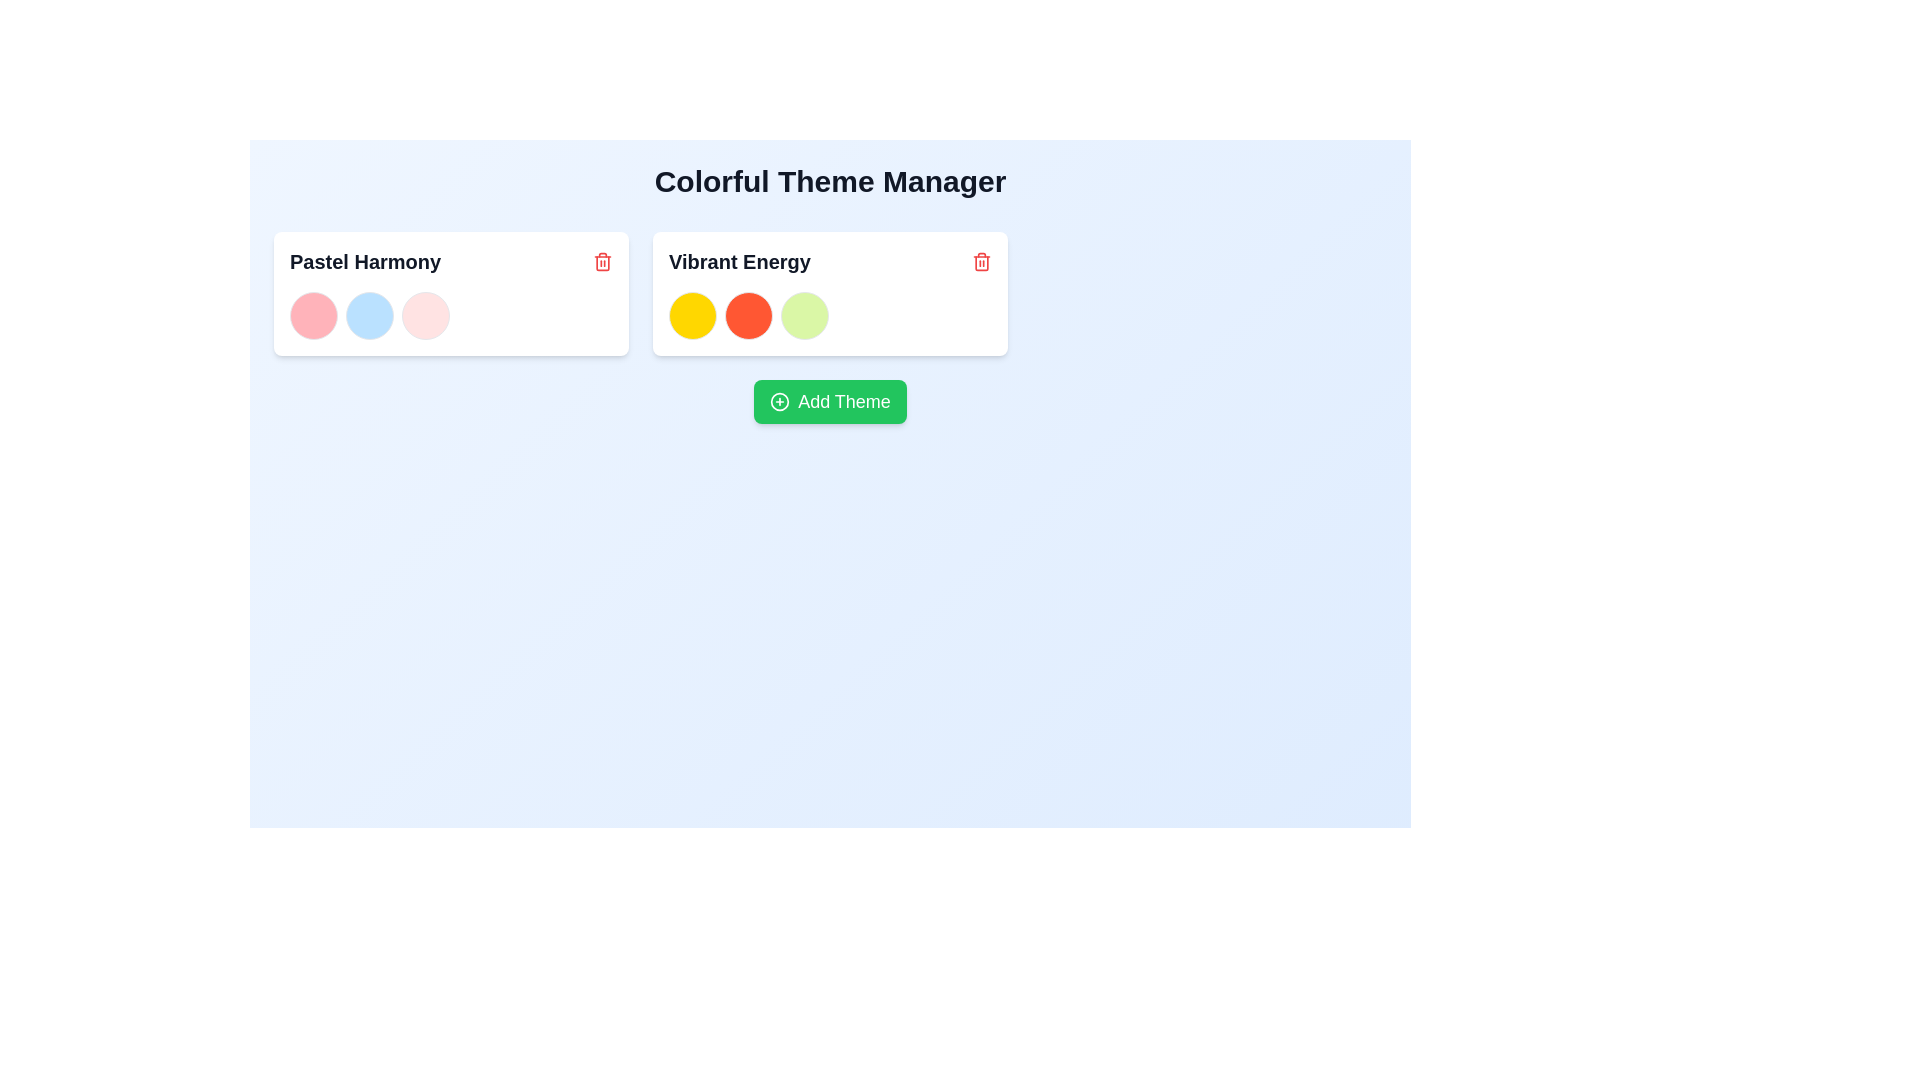  What do you see at coordinates (779, 401) in the screenshot?
I see `the decorative vector graphic located at the center of the 'Add Theme' button, which is part of the visual representation and non-interactive` at bounding box center [779, 401].